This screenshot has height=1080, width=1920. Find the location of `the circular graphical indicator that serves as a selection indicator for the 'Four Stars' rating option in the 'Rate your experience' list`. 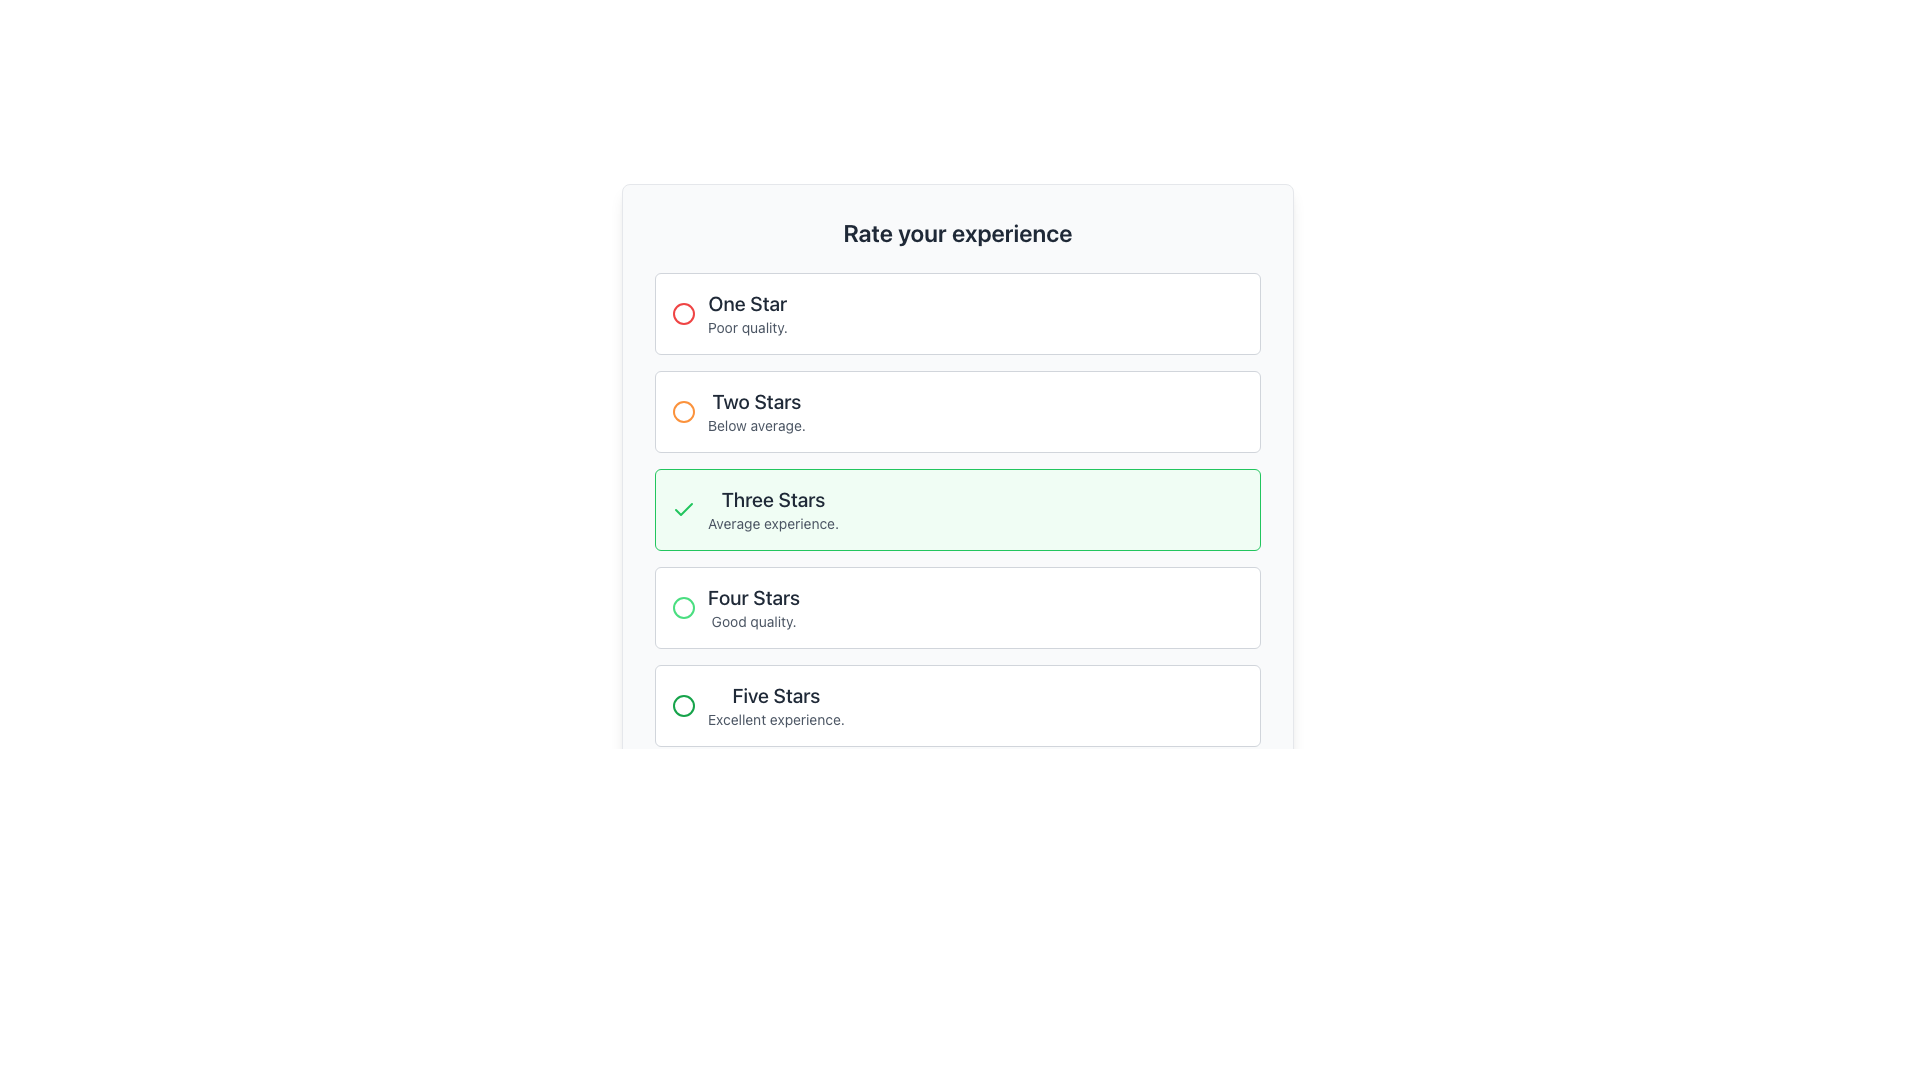

the circular graphical indicator that serves as a selection indicator for the 'Four Stars' rating option in the 'Rate your experience' list is located at coordinates (684, 607).